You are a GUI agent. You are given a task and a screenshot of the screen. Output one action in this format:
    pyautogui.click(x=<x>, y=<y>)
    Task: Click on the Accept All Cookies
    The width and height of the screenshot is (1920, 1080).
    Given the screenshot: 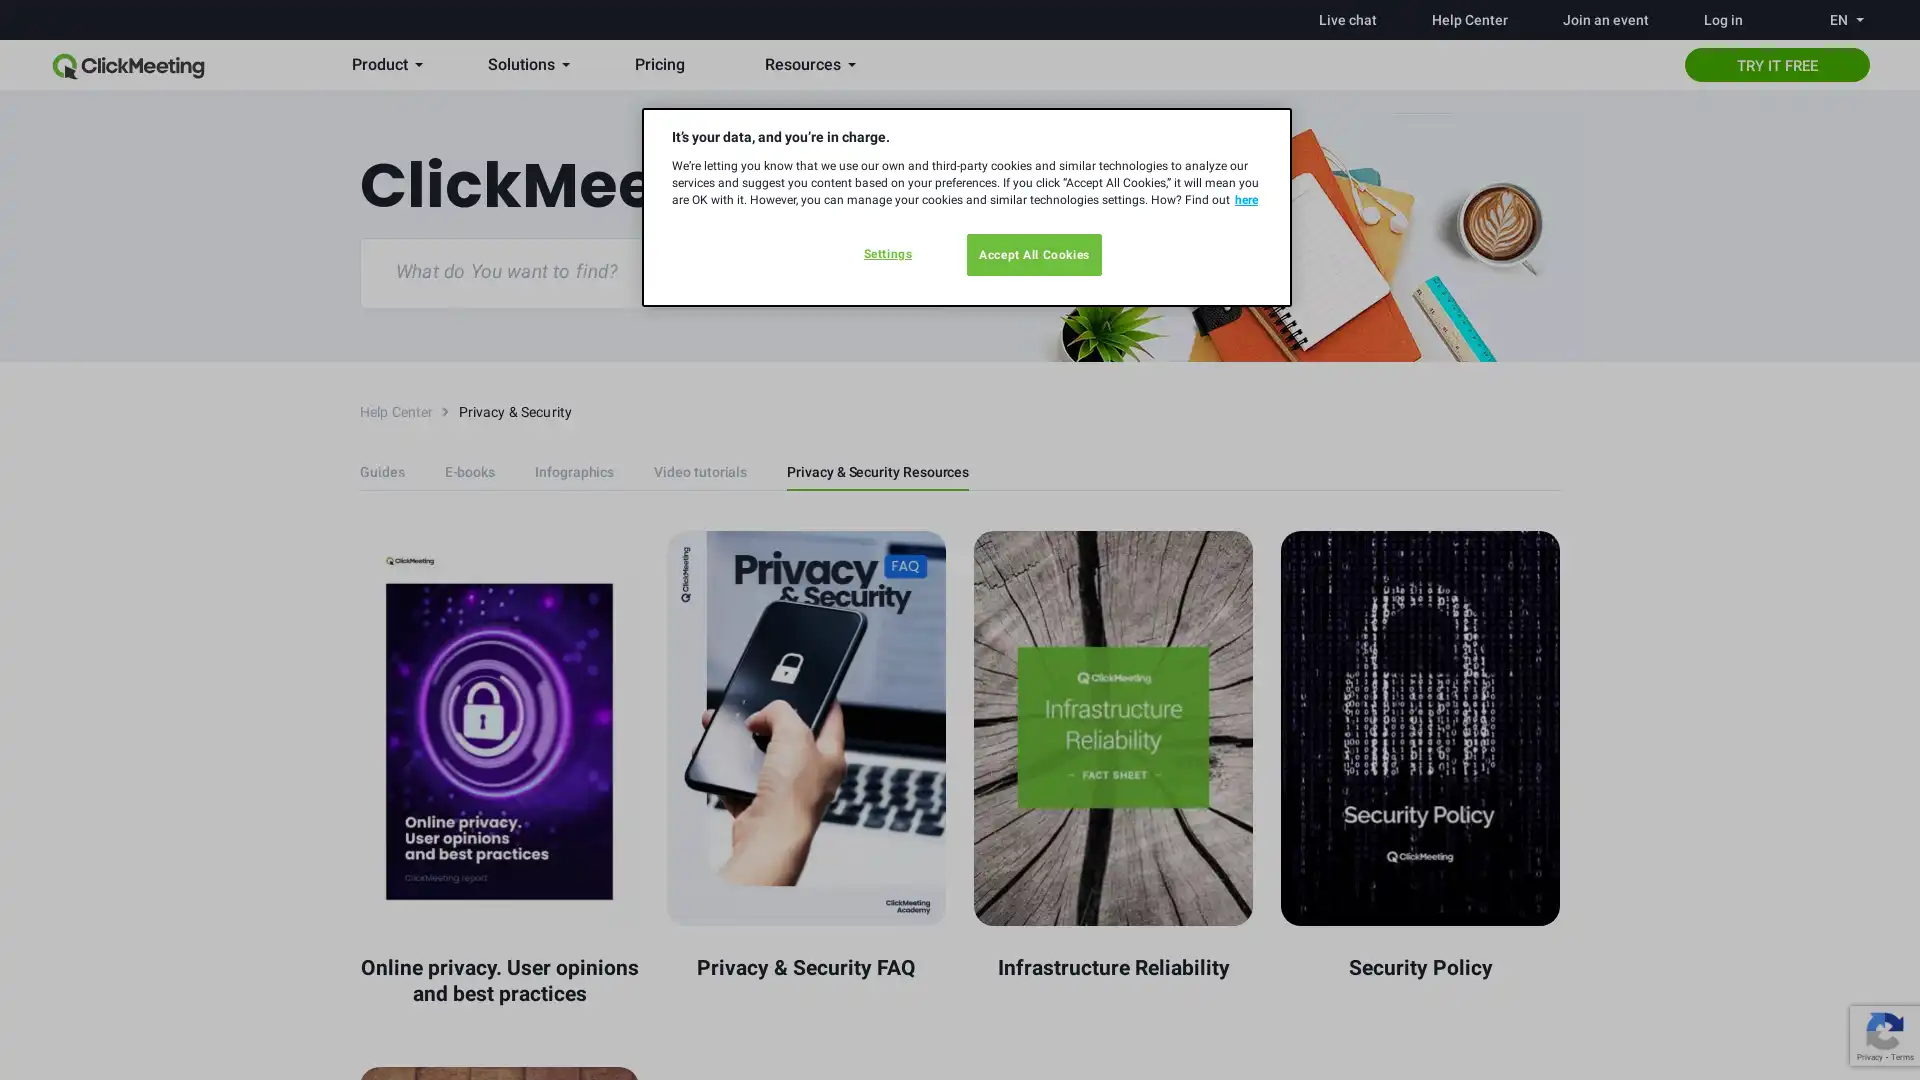 What is the action you would take?
    pyautogui.click(x=1034, y=253)
    